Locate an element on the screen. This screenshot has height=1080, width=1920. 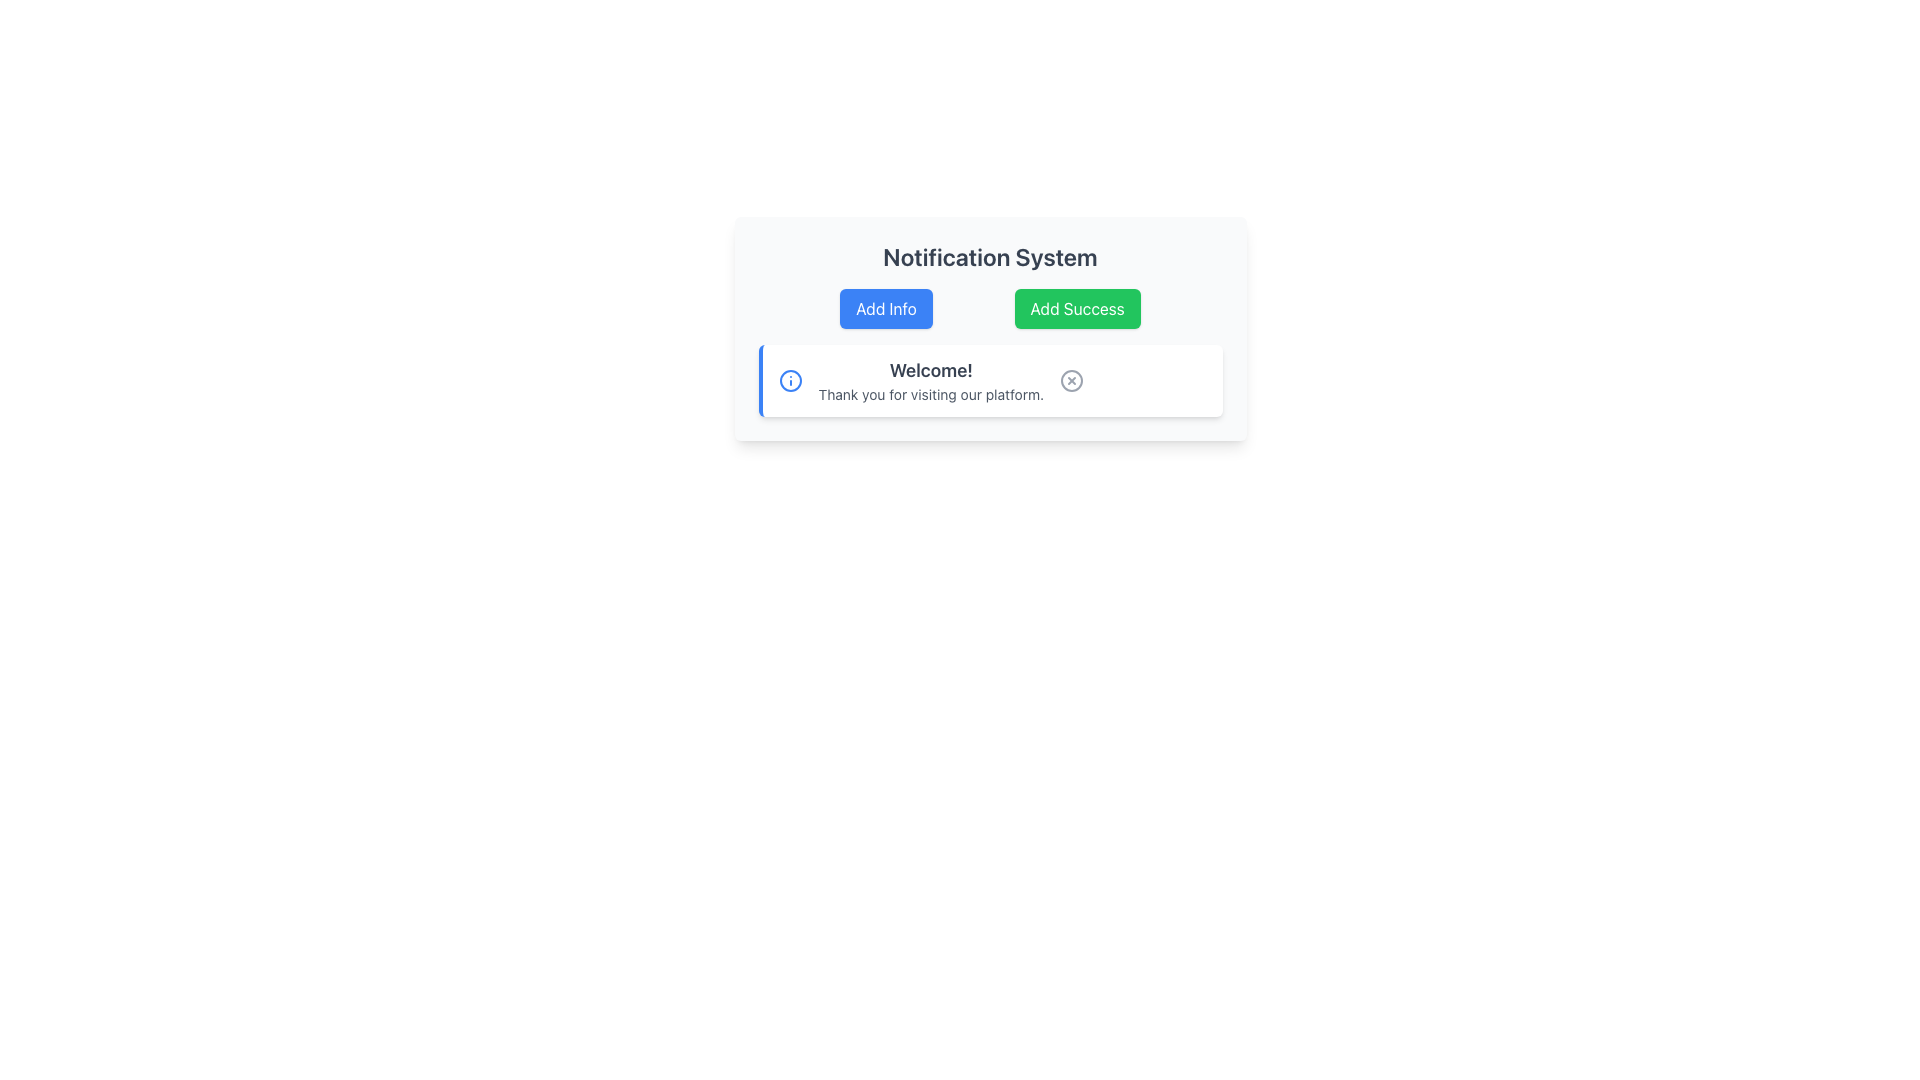
the informational icon located at the beginning of the notification box, to the left of the bolded title 'Welcome!' is located at coordinates (789, 381).